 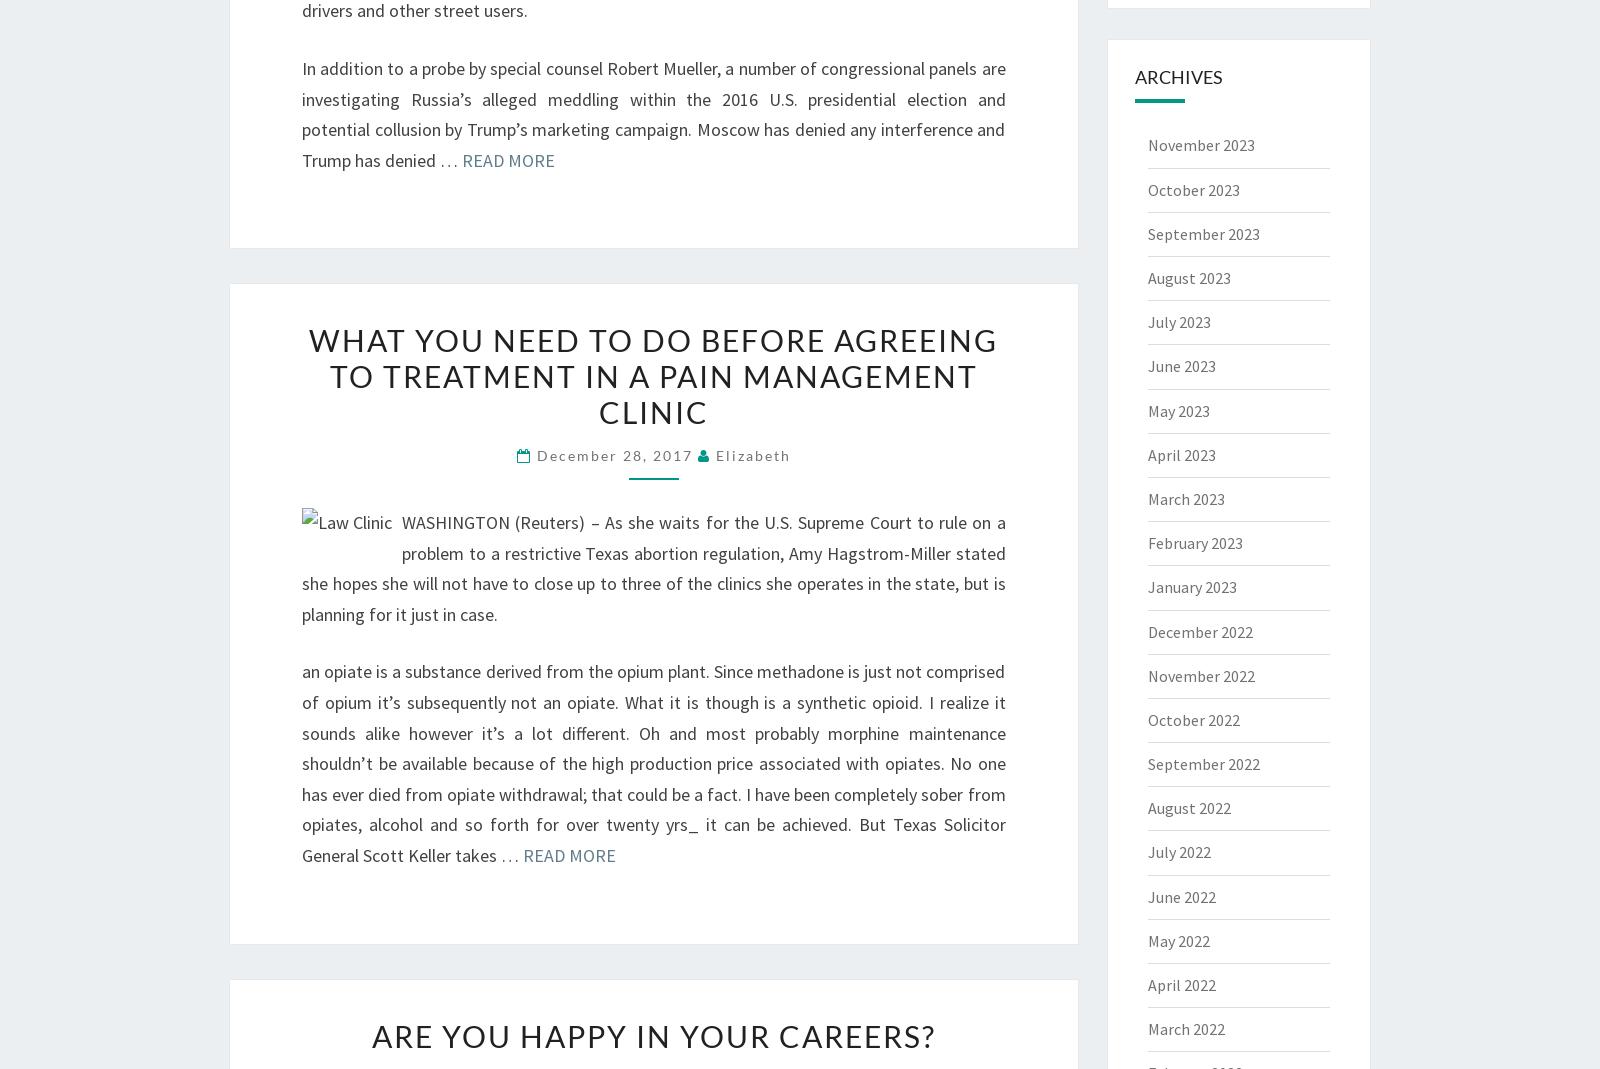 I want to click on 'February 2023', so click(x=1194, y=543).